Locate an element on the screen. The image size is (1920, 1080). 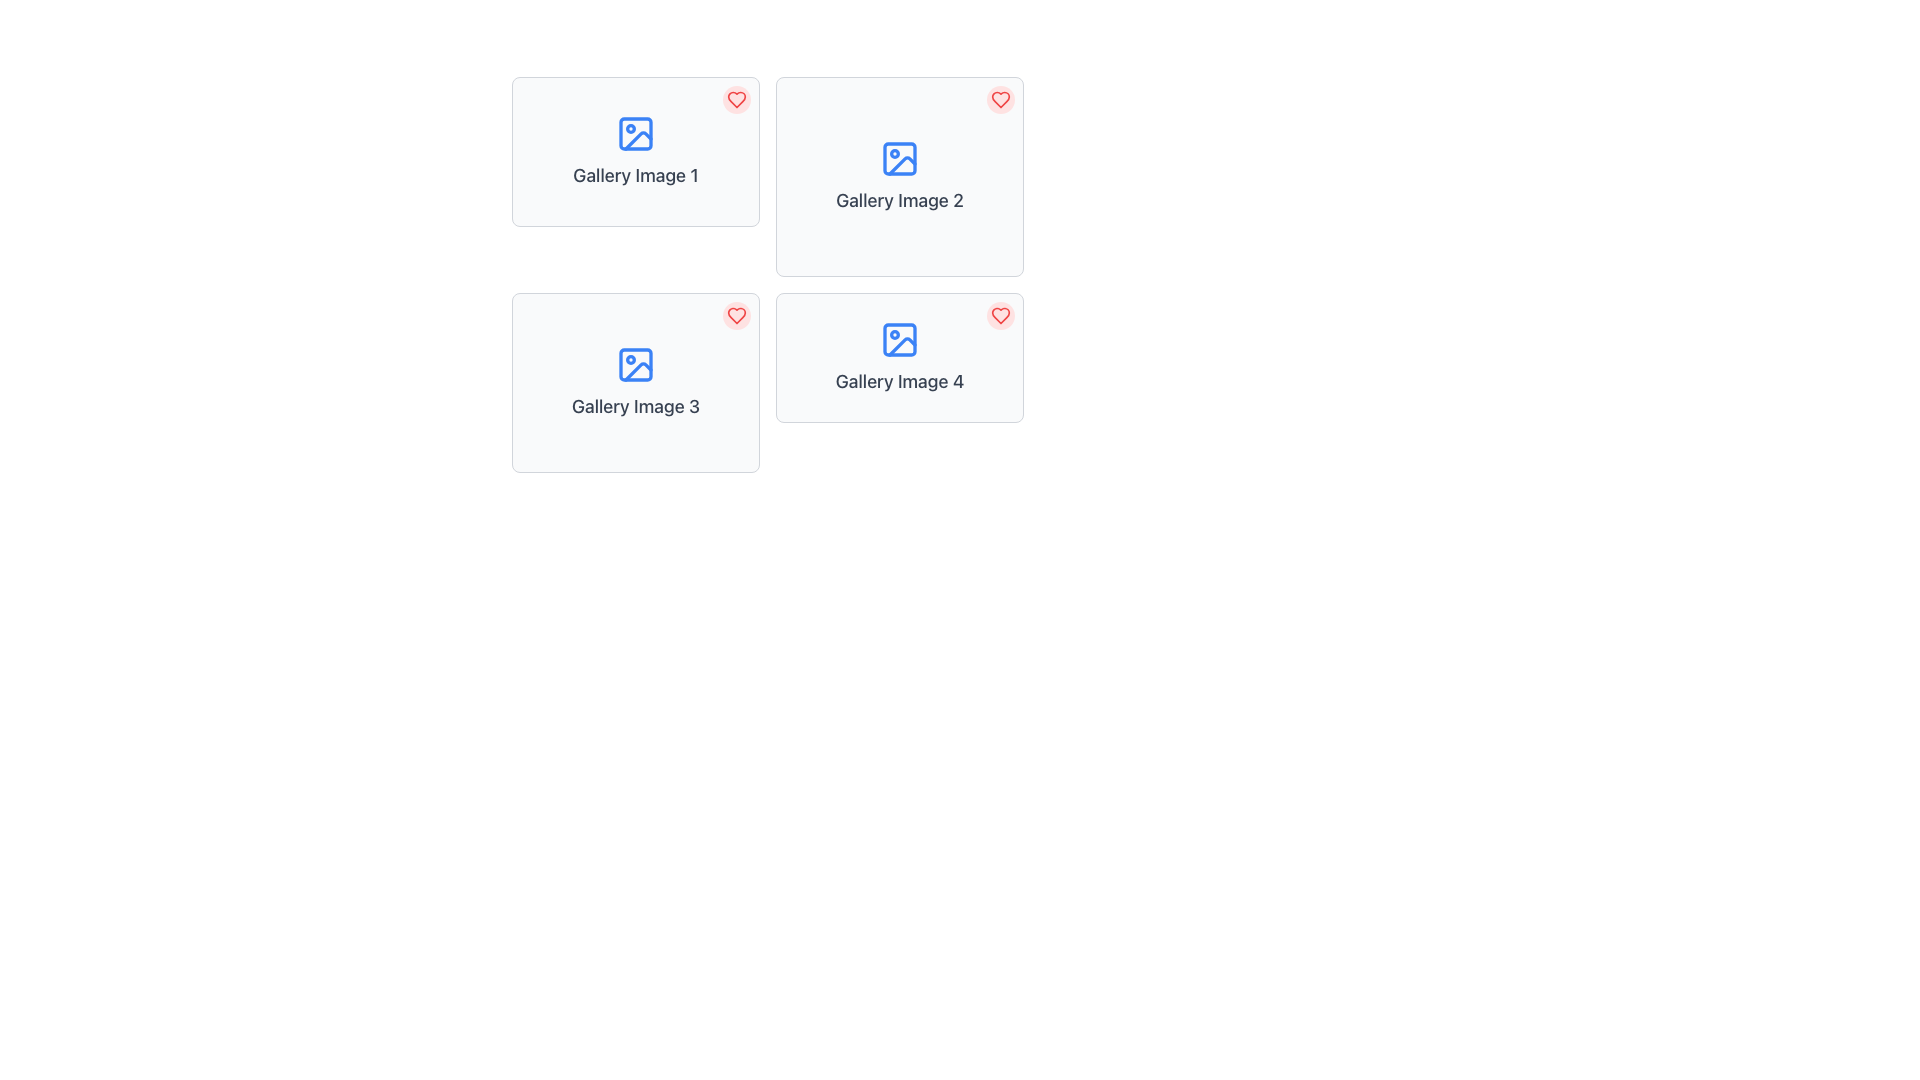
the decorative graphical component within the icon representing a broken image in the second gallery card located in the top right section is located at coordinates (901, 164).